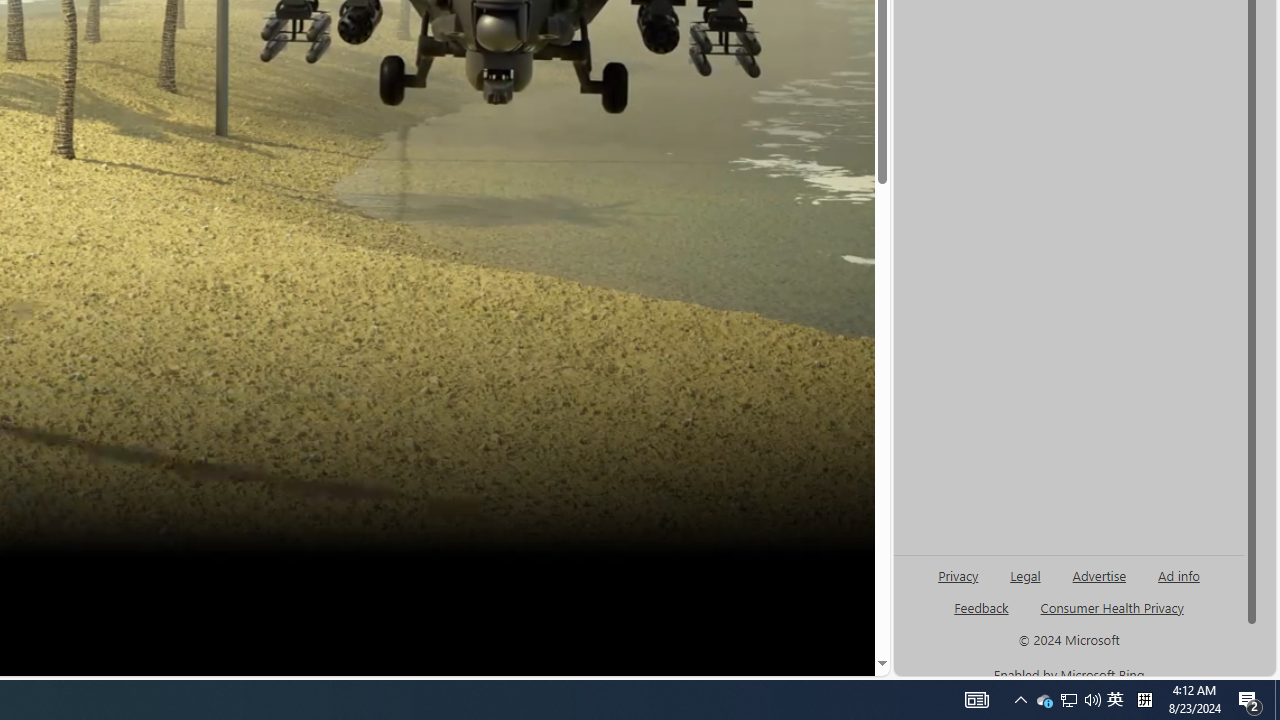 Image resolution: width=1280 pixels, height=720 pixels. I want to click on 'AutomationID: sb_feedback', so click(981, 606).